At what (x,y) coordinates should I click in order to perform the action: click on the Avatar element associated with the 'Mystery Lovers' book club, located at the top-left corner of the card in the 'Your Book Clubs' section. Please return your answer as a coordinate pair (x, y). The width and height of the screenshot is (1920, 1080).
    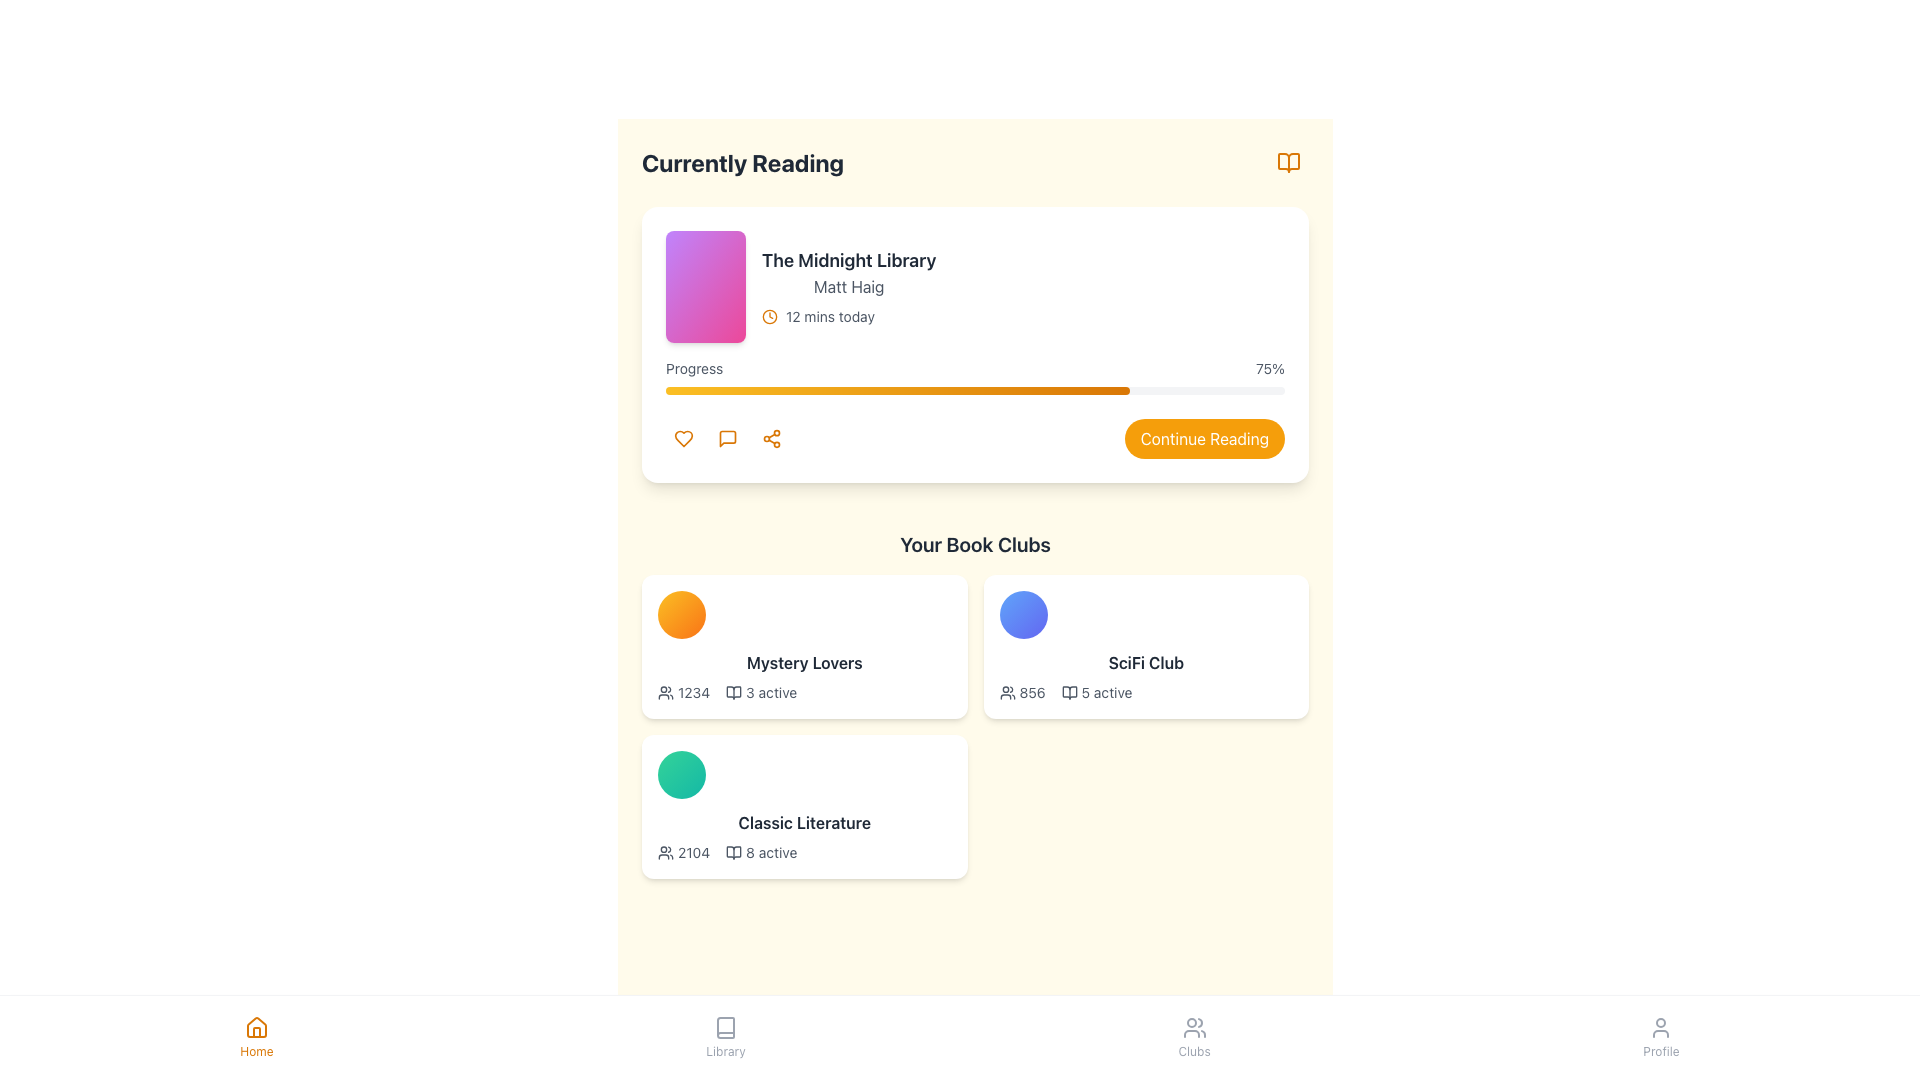
    Looking at the image, I should click on (681, 613).